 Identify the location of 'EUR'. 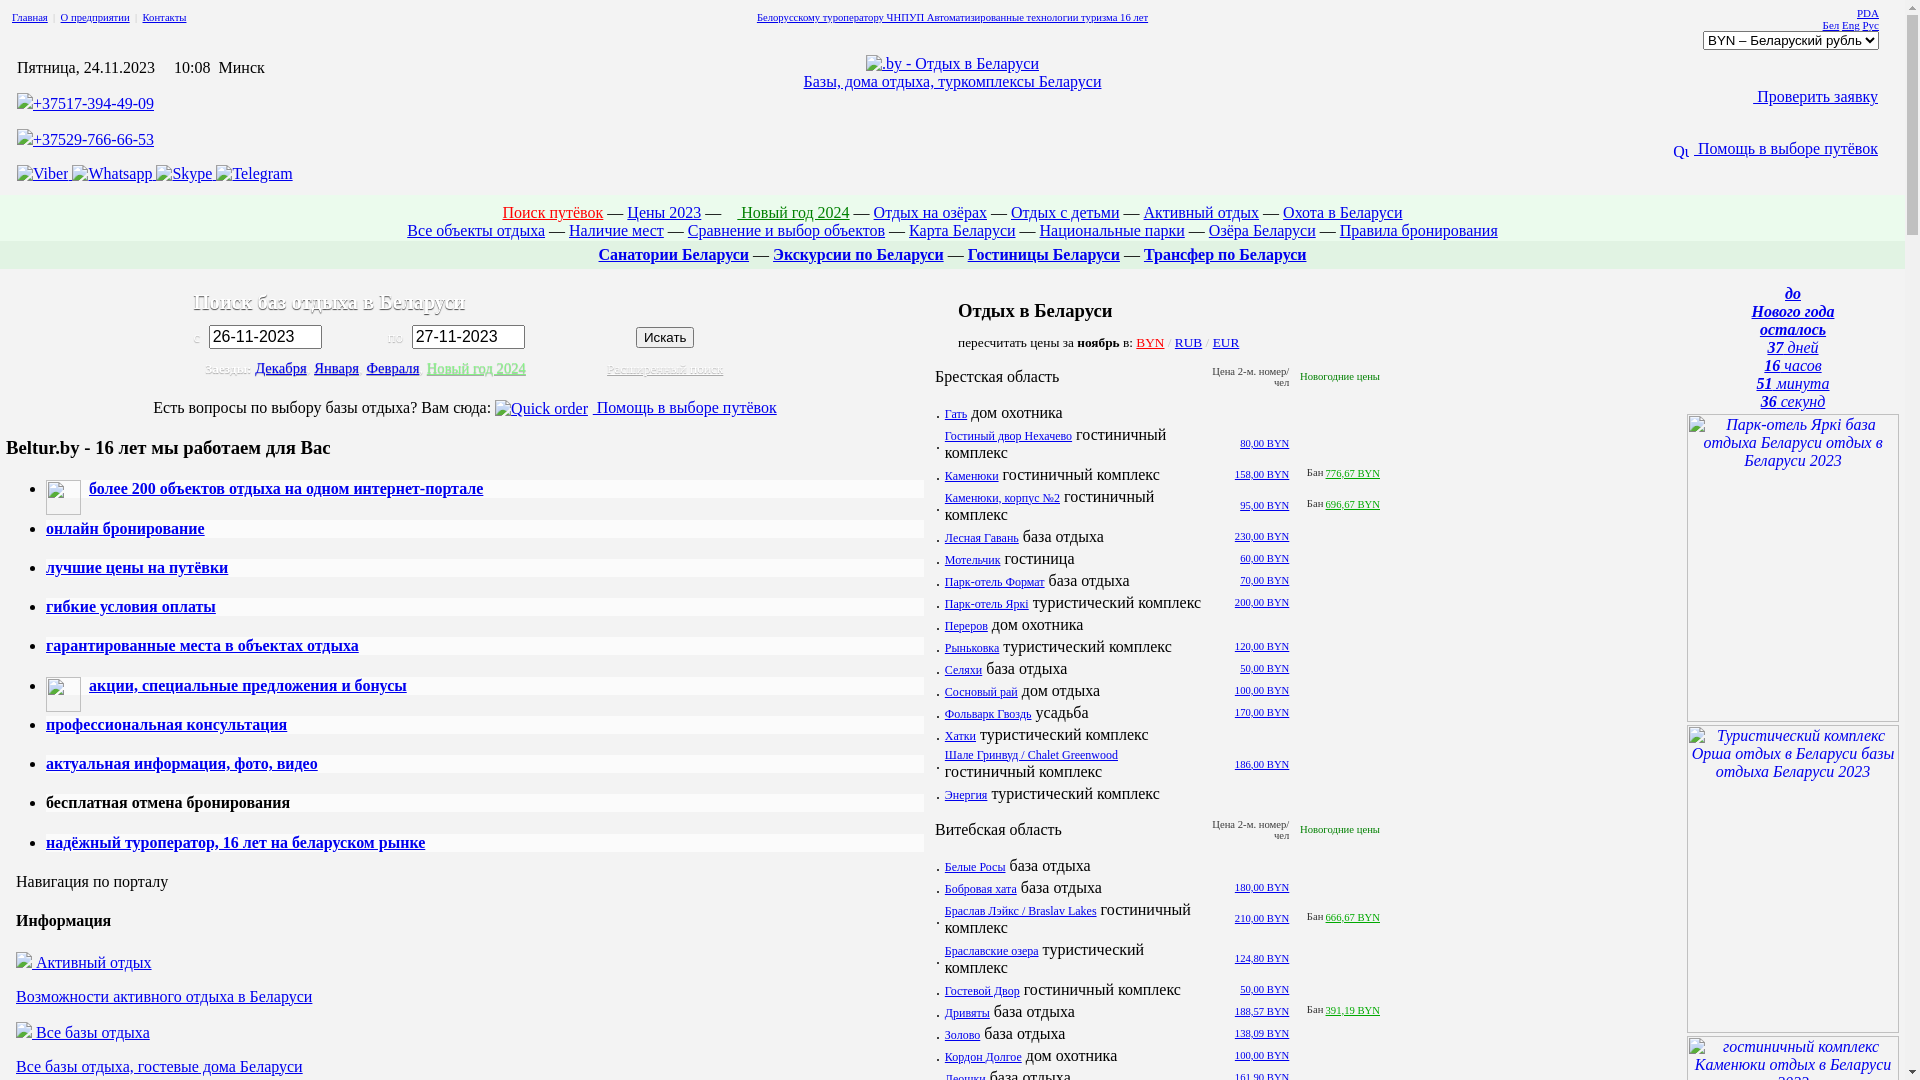
(1212, 340).